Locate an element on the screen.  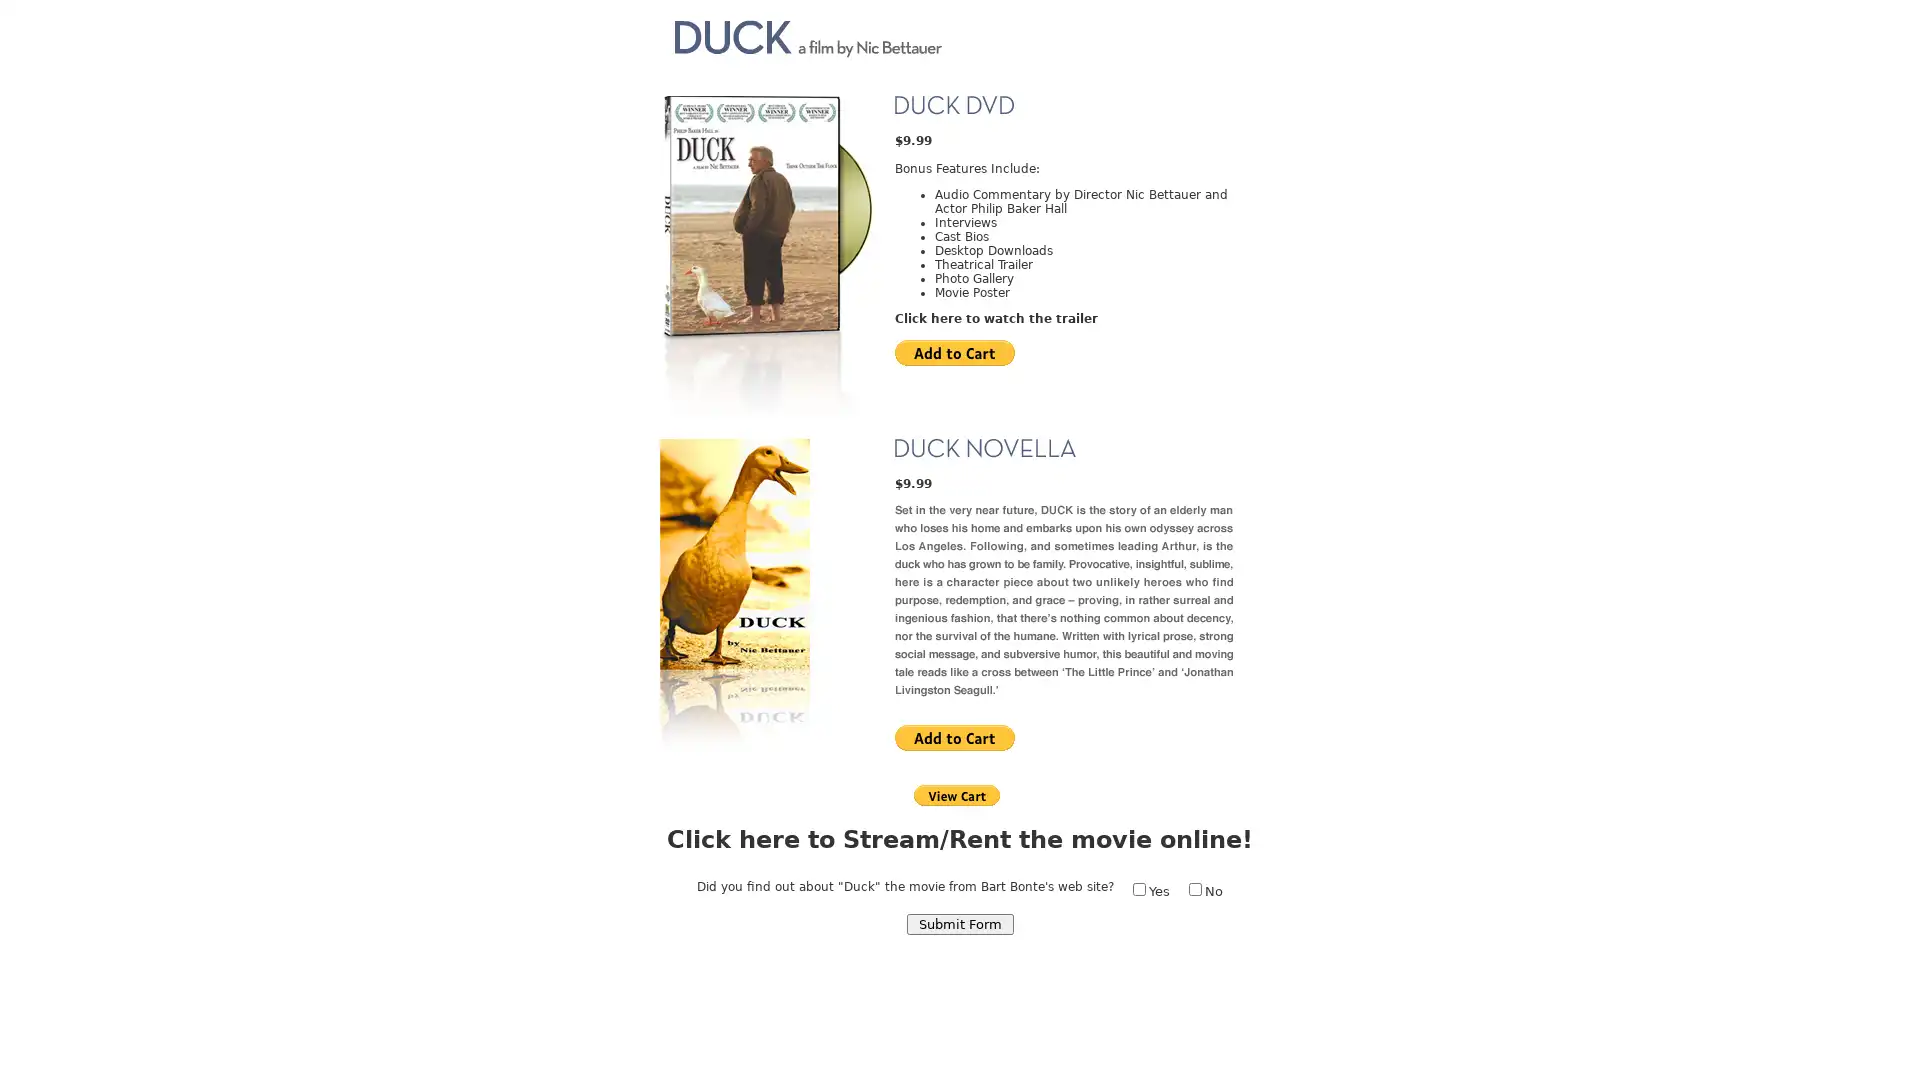
Submit Form is located at coordinates (958, 924).